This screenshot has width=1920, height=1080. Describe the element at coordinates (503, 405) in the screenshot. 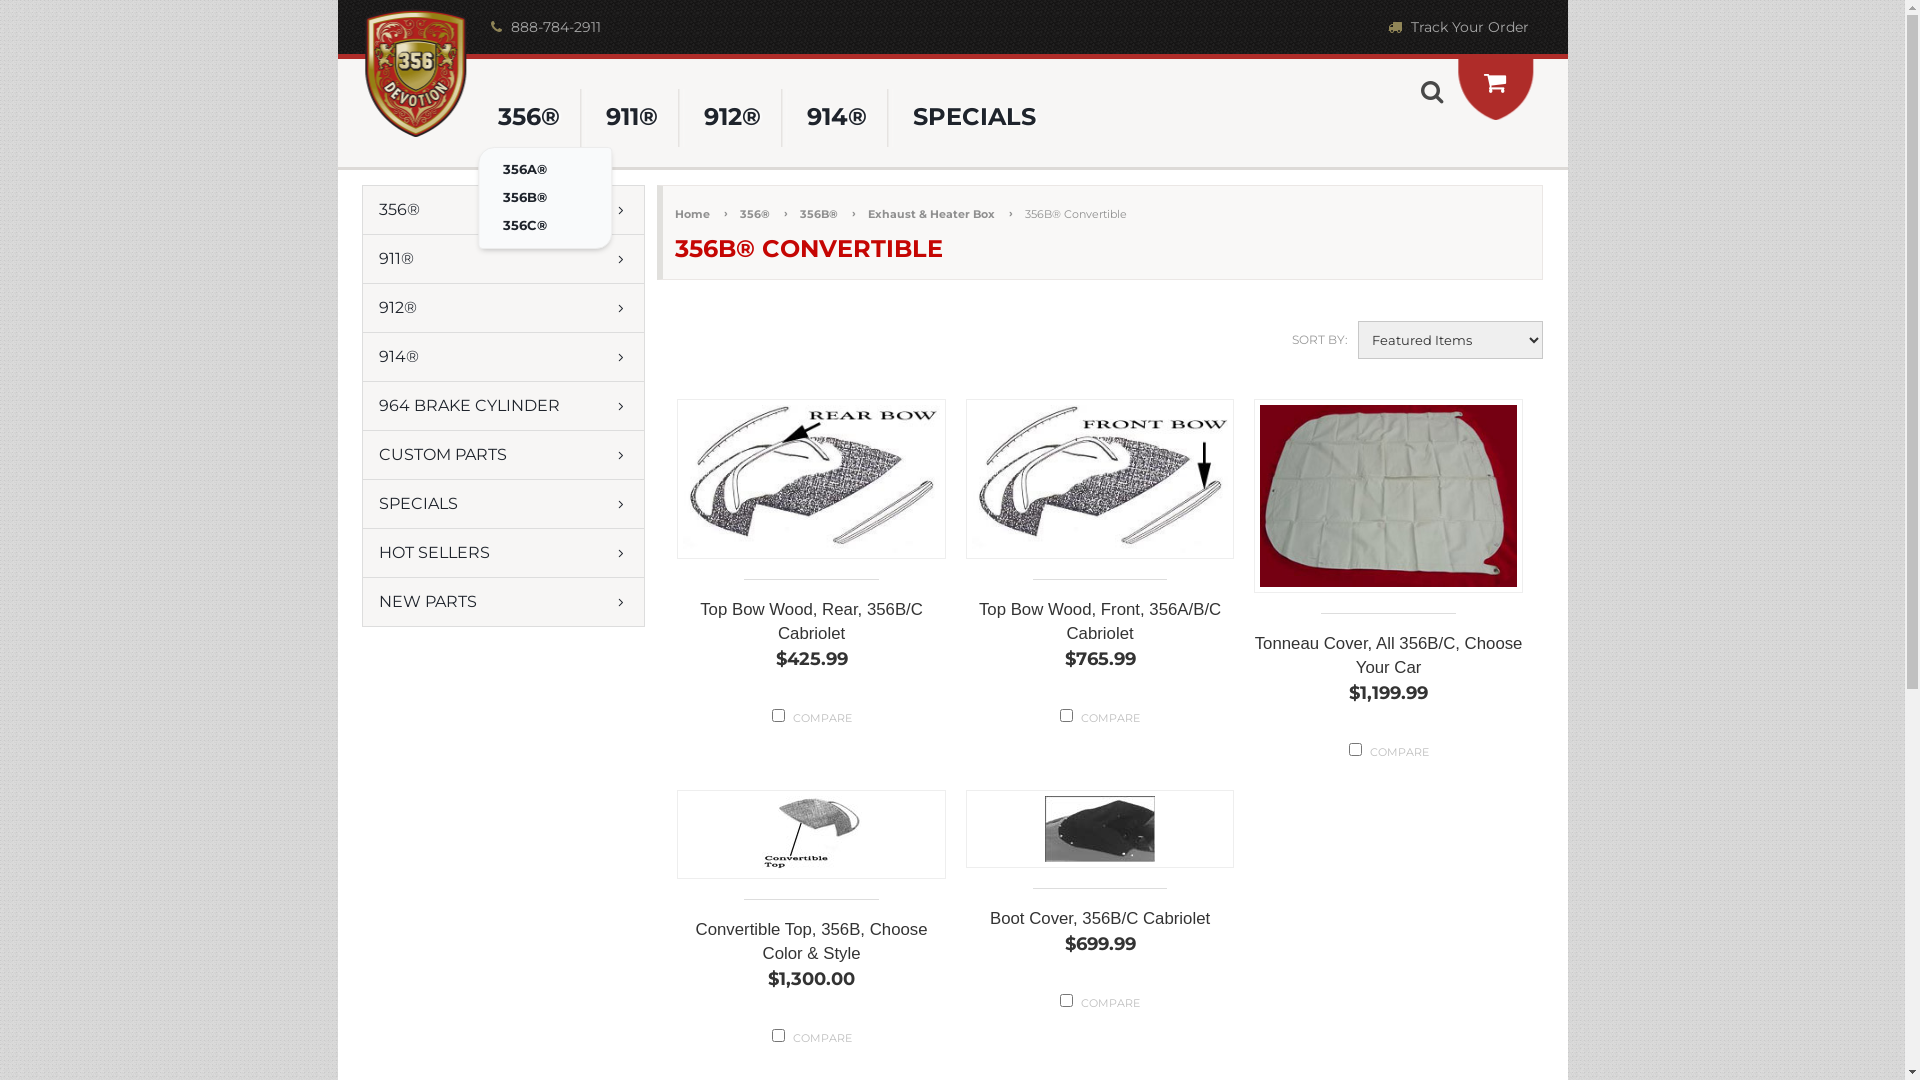

I see `'964 BRAKE CYLINDER'` at that location.